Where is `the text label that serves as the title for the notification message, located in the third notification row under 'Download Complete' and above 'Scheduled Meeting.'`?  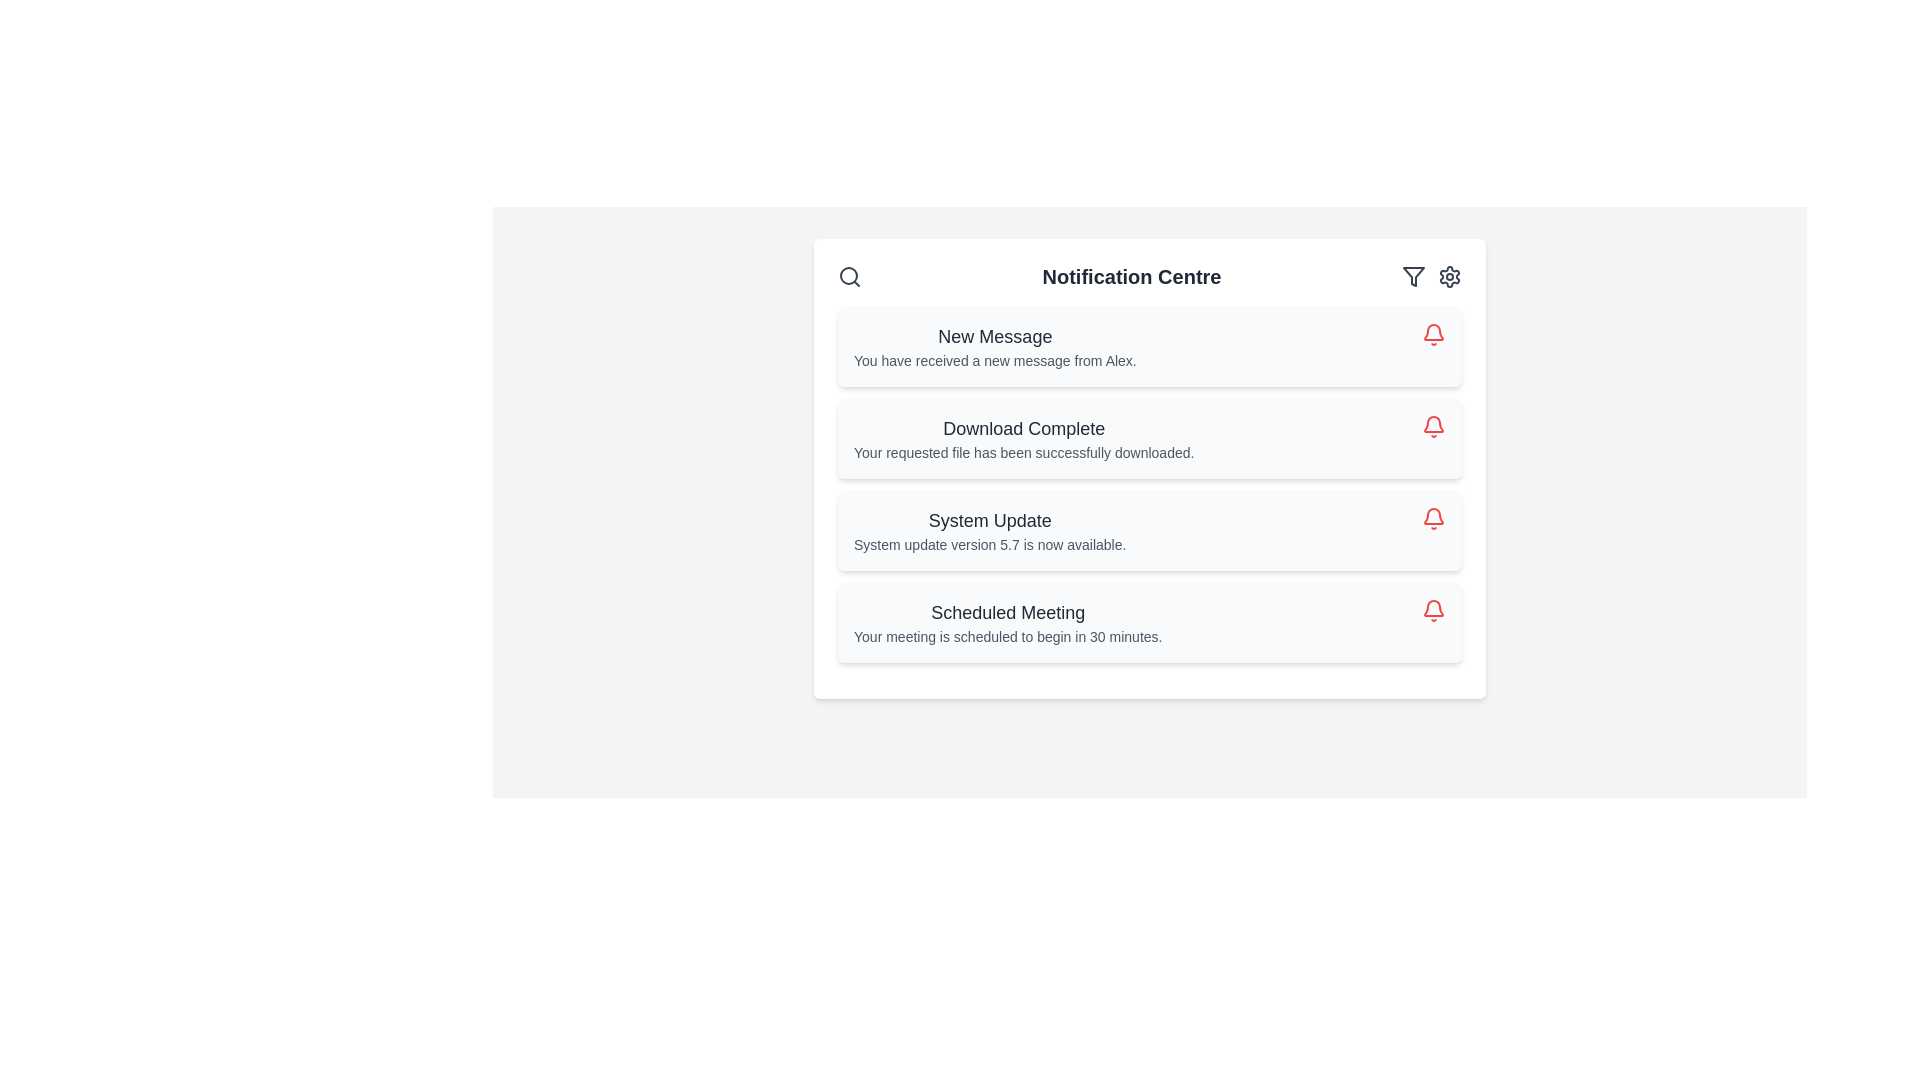
the text label that serves as the title for the notification message, located in the third notification row under 'Download Complete' and above 'Scheduled Meeting.' is located at coordinates (990, 519).